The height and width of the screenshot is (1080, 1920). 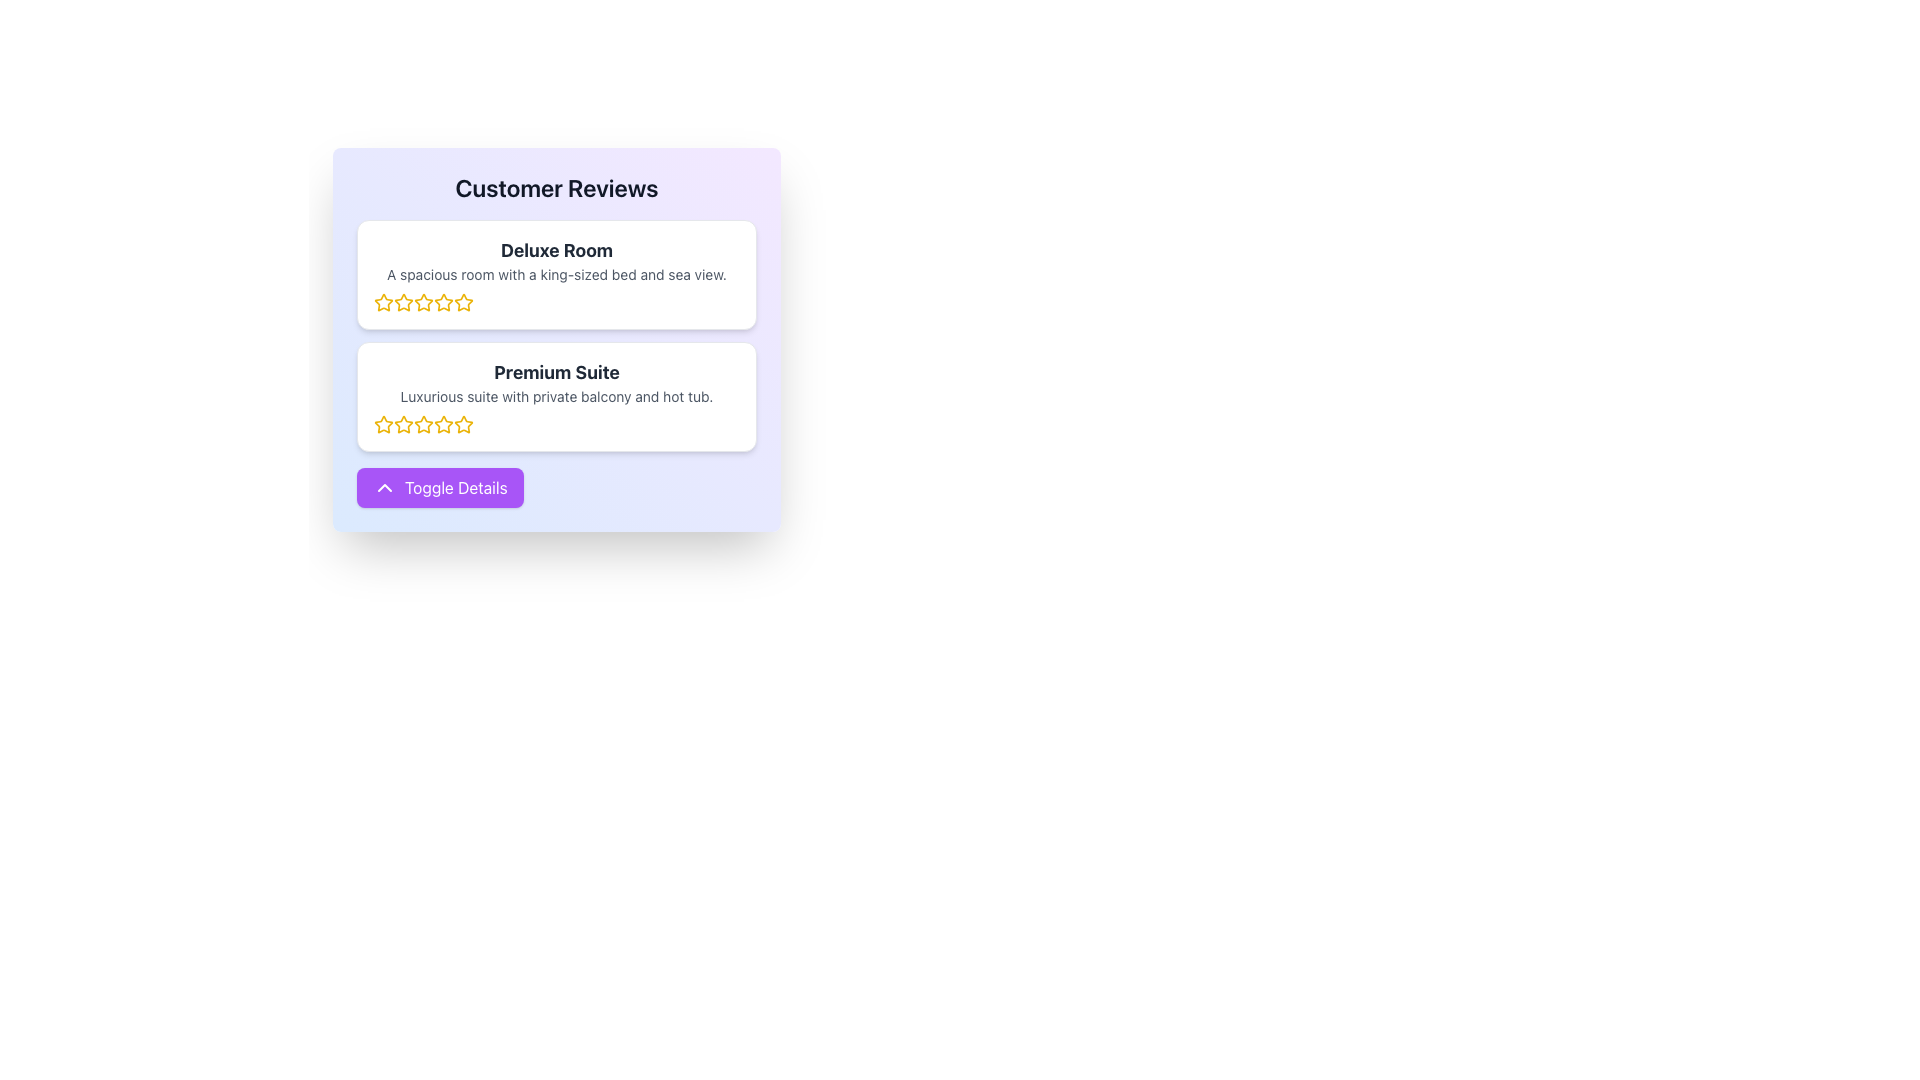 What do you see at coordinates (422, 302) in the screenshot?
I see `the second star icon in the rating system located in the 'Customer Reviews' panel below 'Deluxe Room'` at bounding box center [422, 302].